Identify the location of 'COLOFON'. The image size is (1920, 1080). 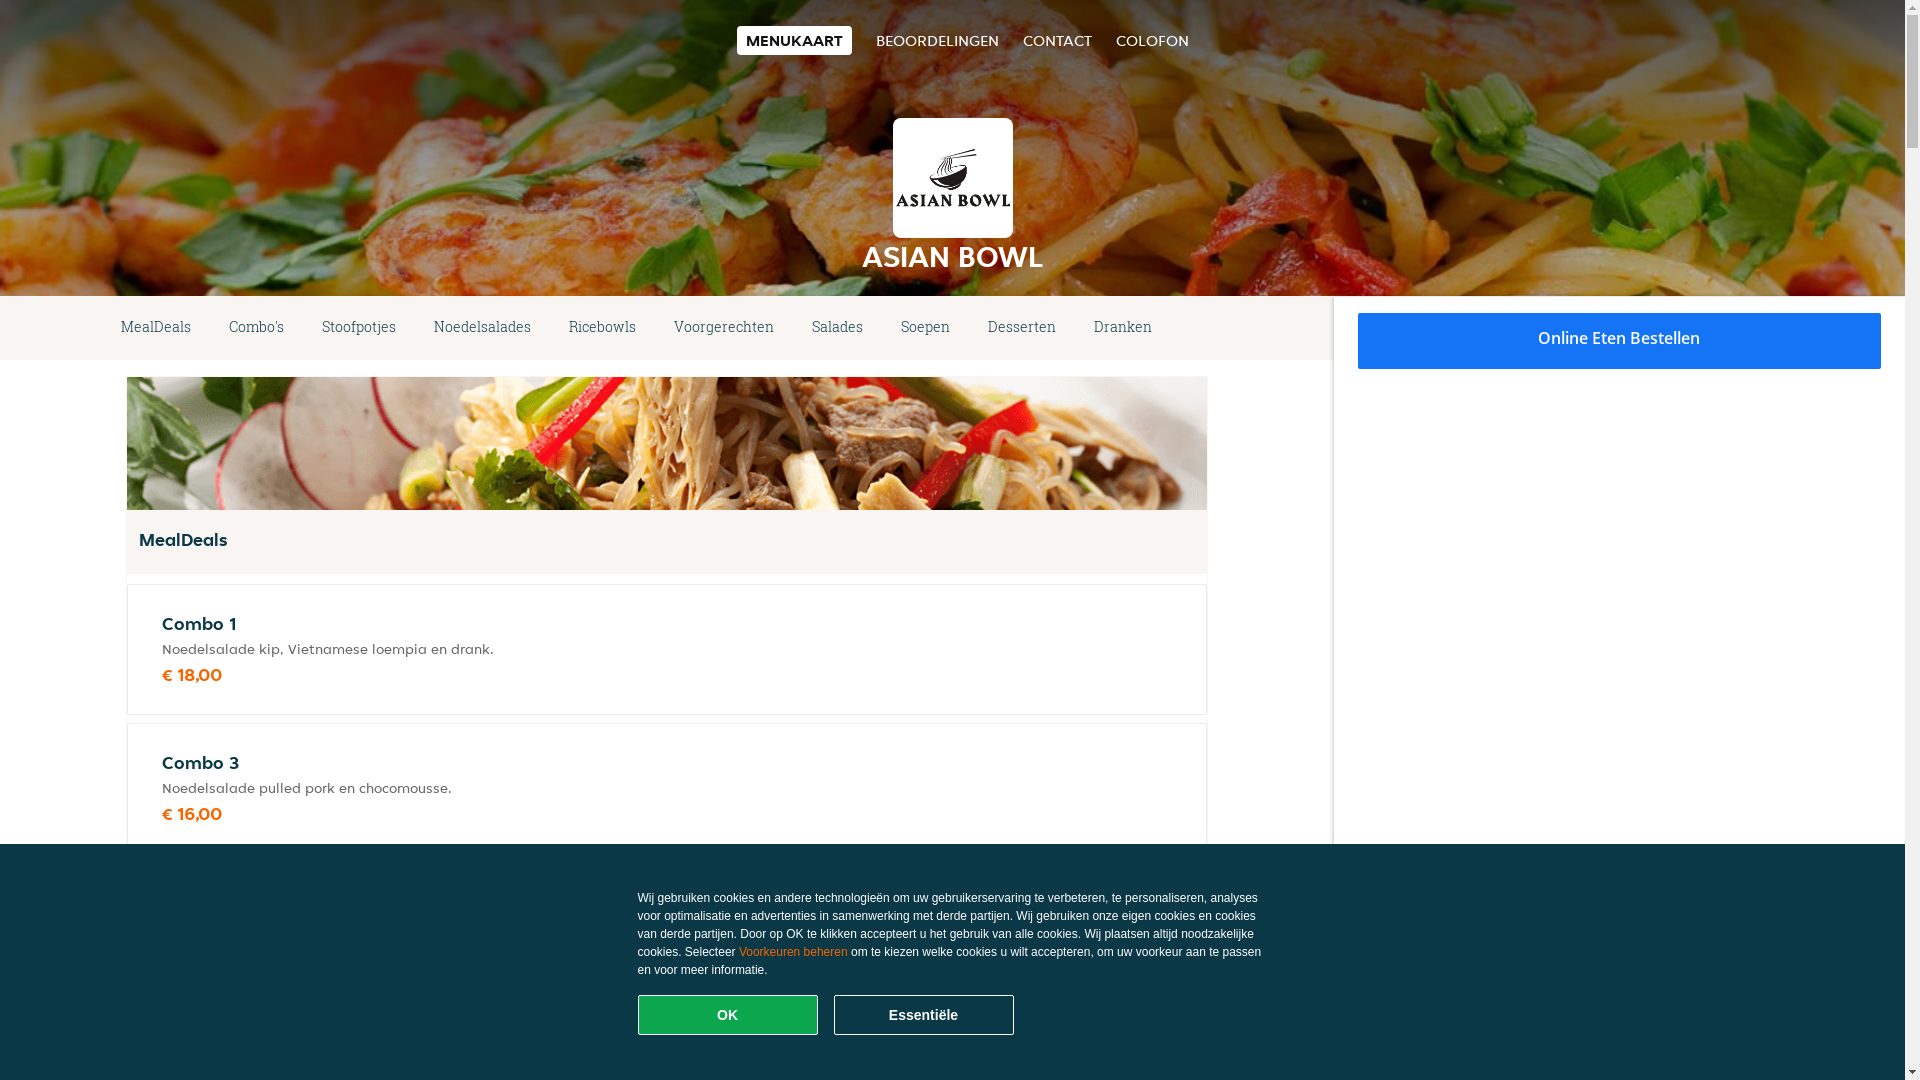
(1115, 40).